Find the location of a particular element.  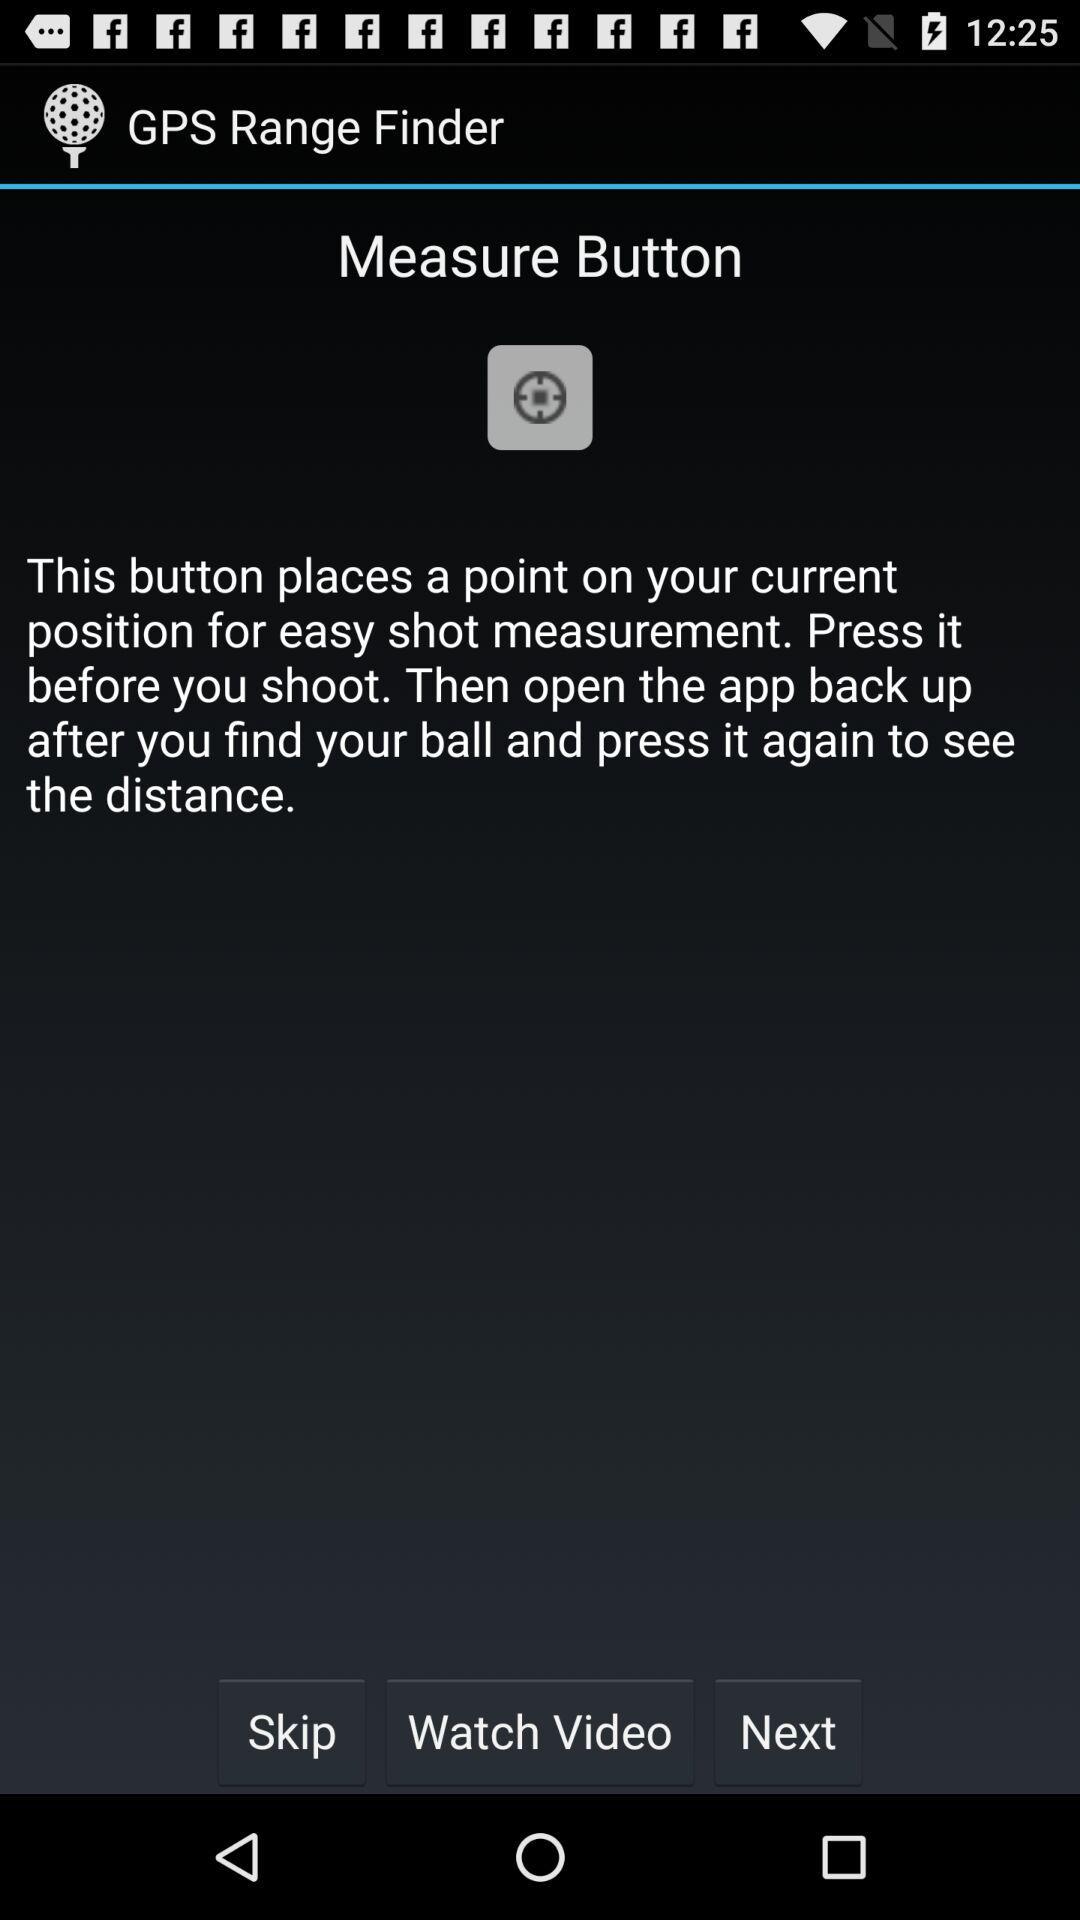

item above the this button places is located at coordinates (540, 397).